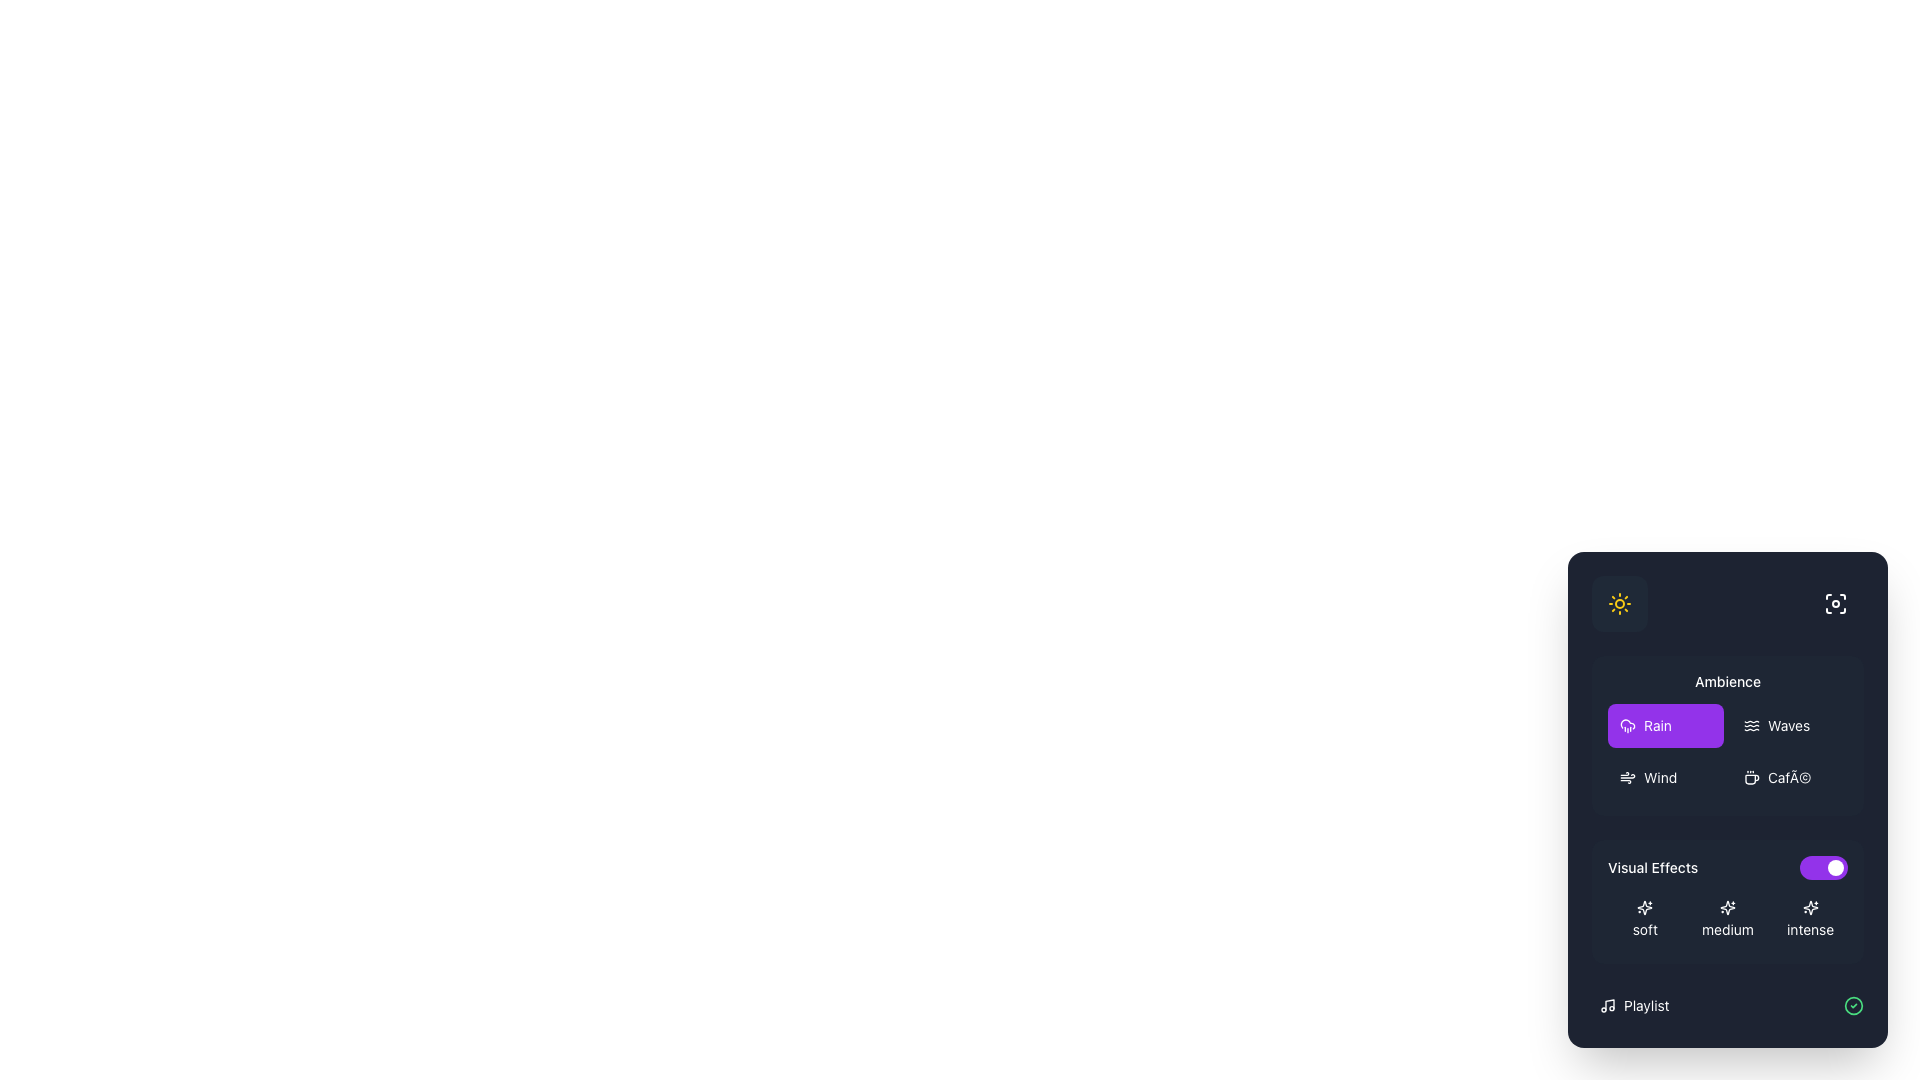  Describe the element at coordinates (1627, 725) in the screenshot. I see `the cloud with rain drops icon, which is located within the purple rectangular section labeled 'Rain' in the ambiance options grid` at that location.